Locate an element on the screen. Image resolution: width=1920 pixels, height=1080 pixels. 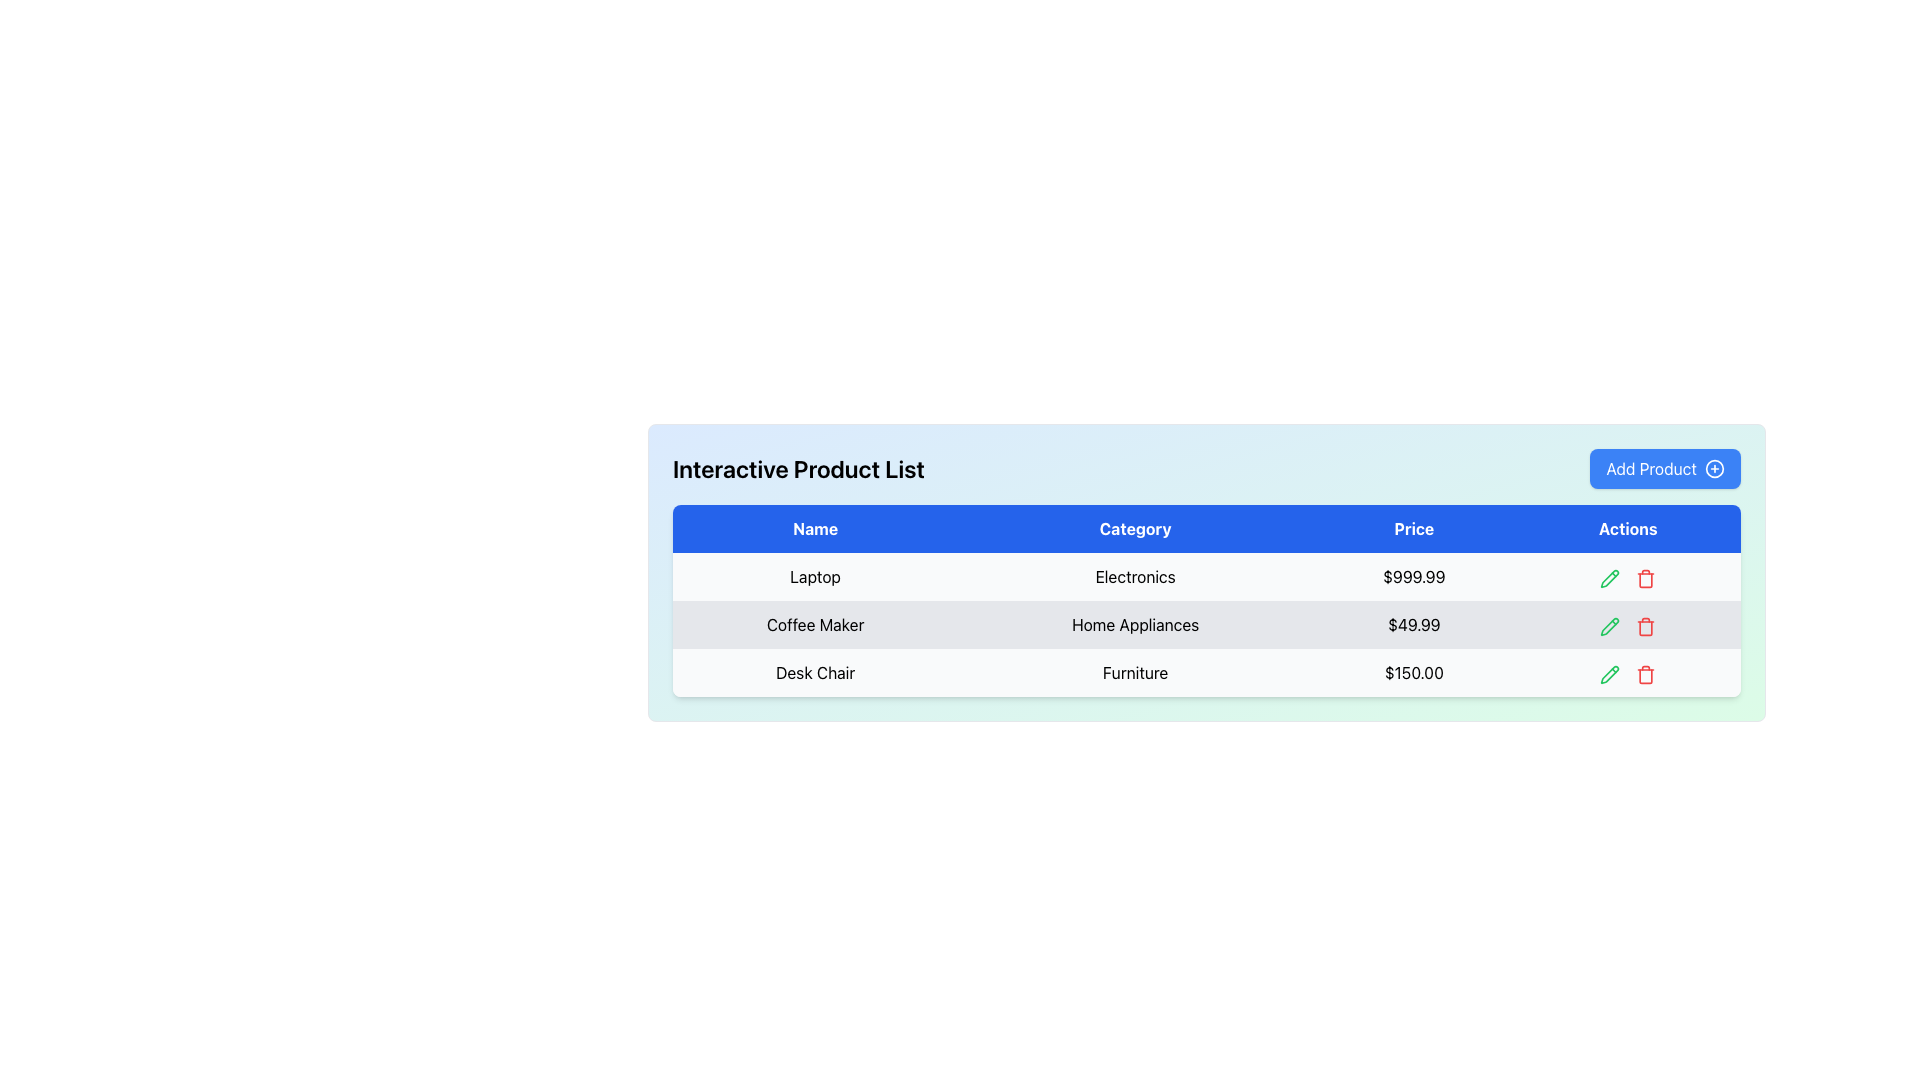
the green edit icon in the 'Actions' column of the table row corresponding to the 'Coffee Maker' entry to initiate an edit operation is located at coordinates (1627, 623).